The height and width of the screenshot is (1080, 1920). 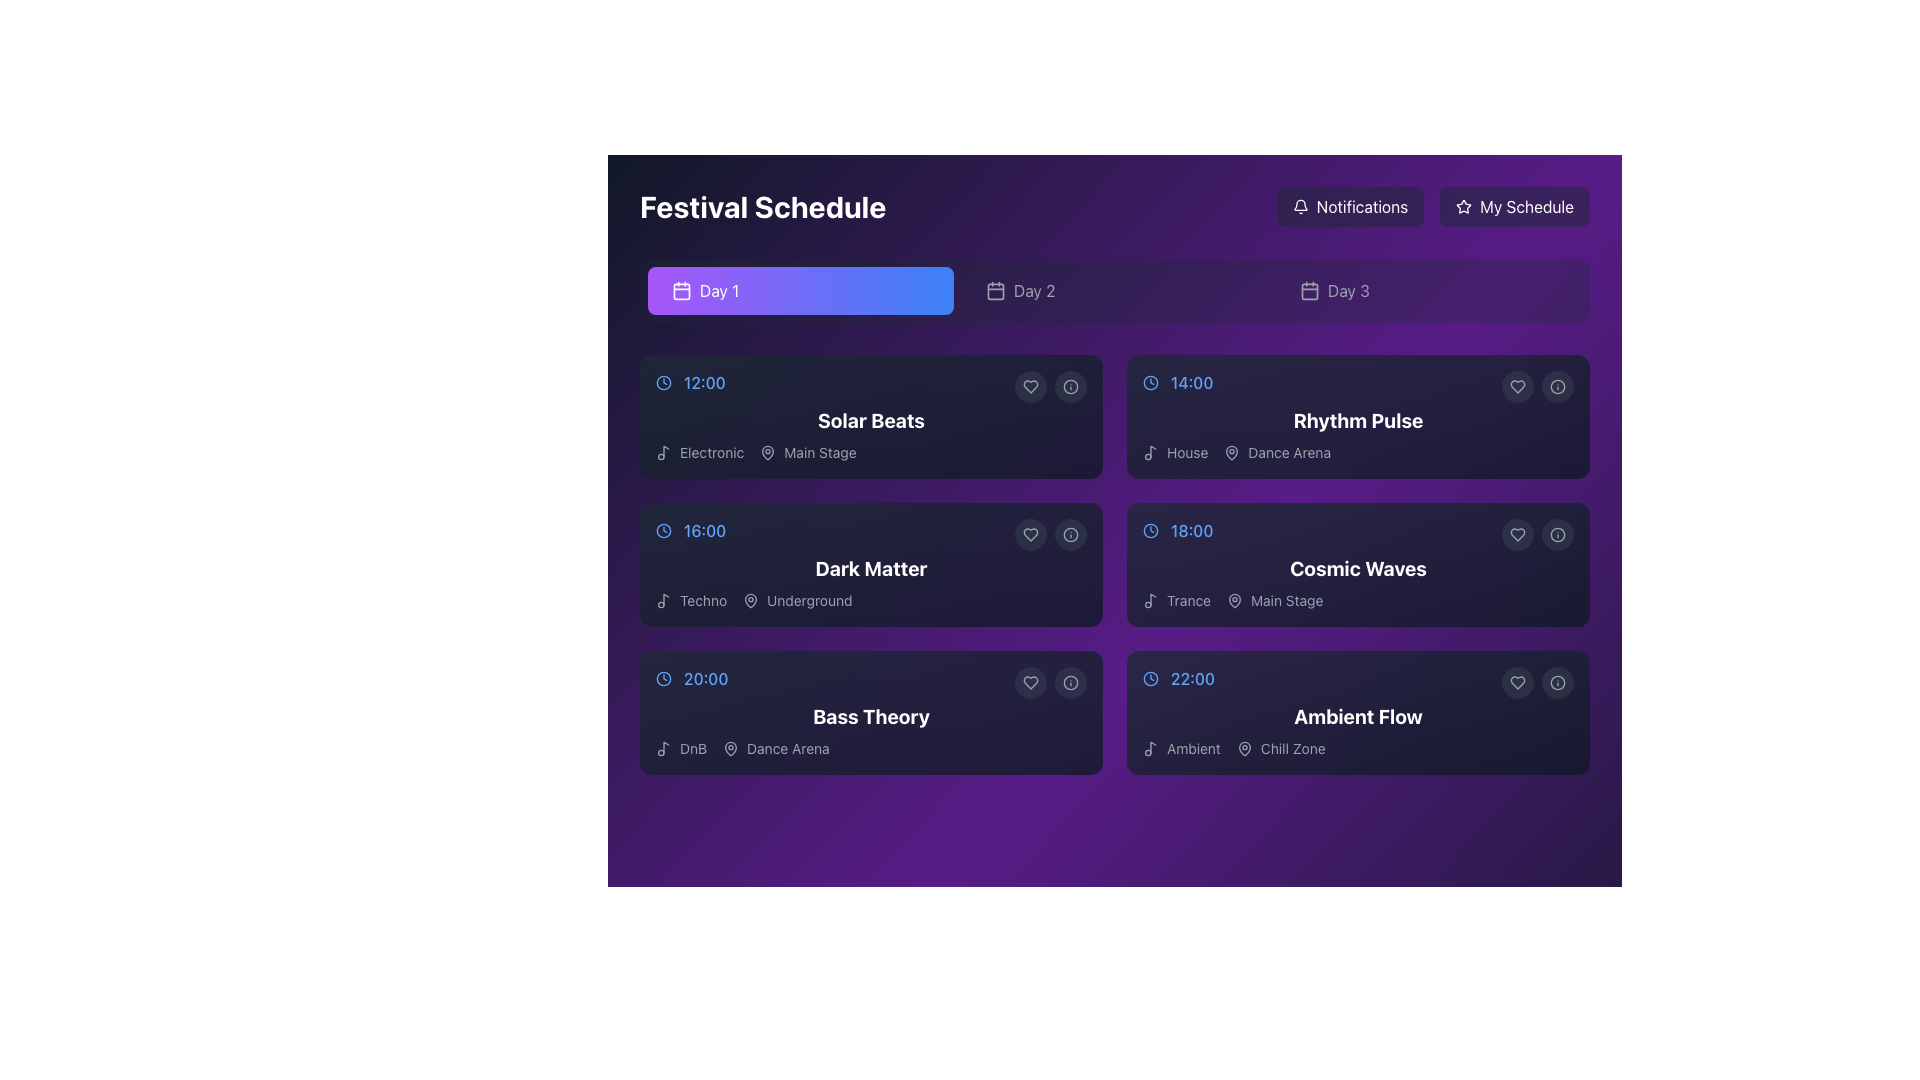 I want to click on the decorative SVG circle that represents the clock icon next to the '20:00' time label under the 'Bass Theory' performance in the schedule, so click(x=663, y=677).